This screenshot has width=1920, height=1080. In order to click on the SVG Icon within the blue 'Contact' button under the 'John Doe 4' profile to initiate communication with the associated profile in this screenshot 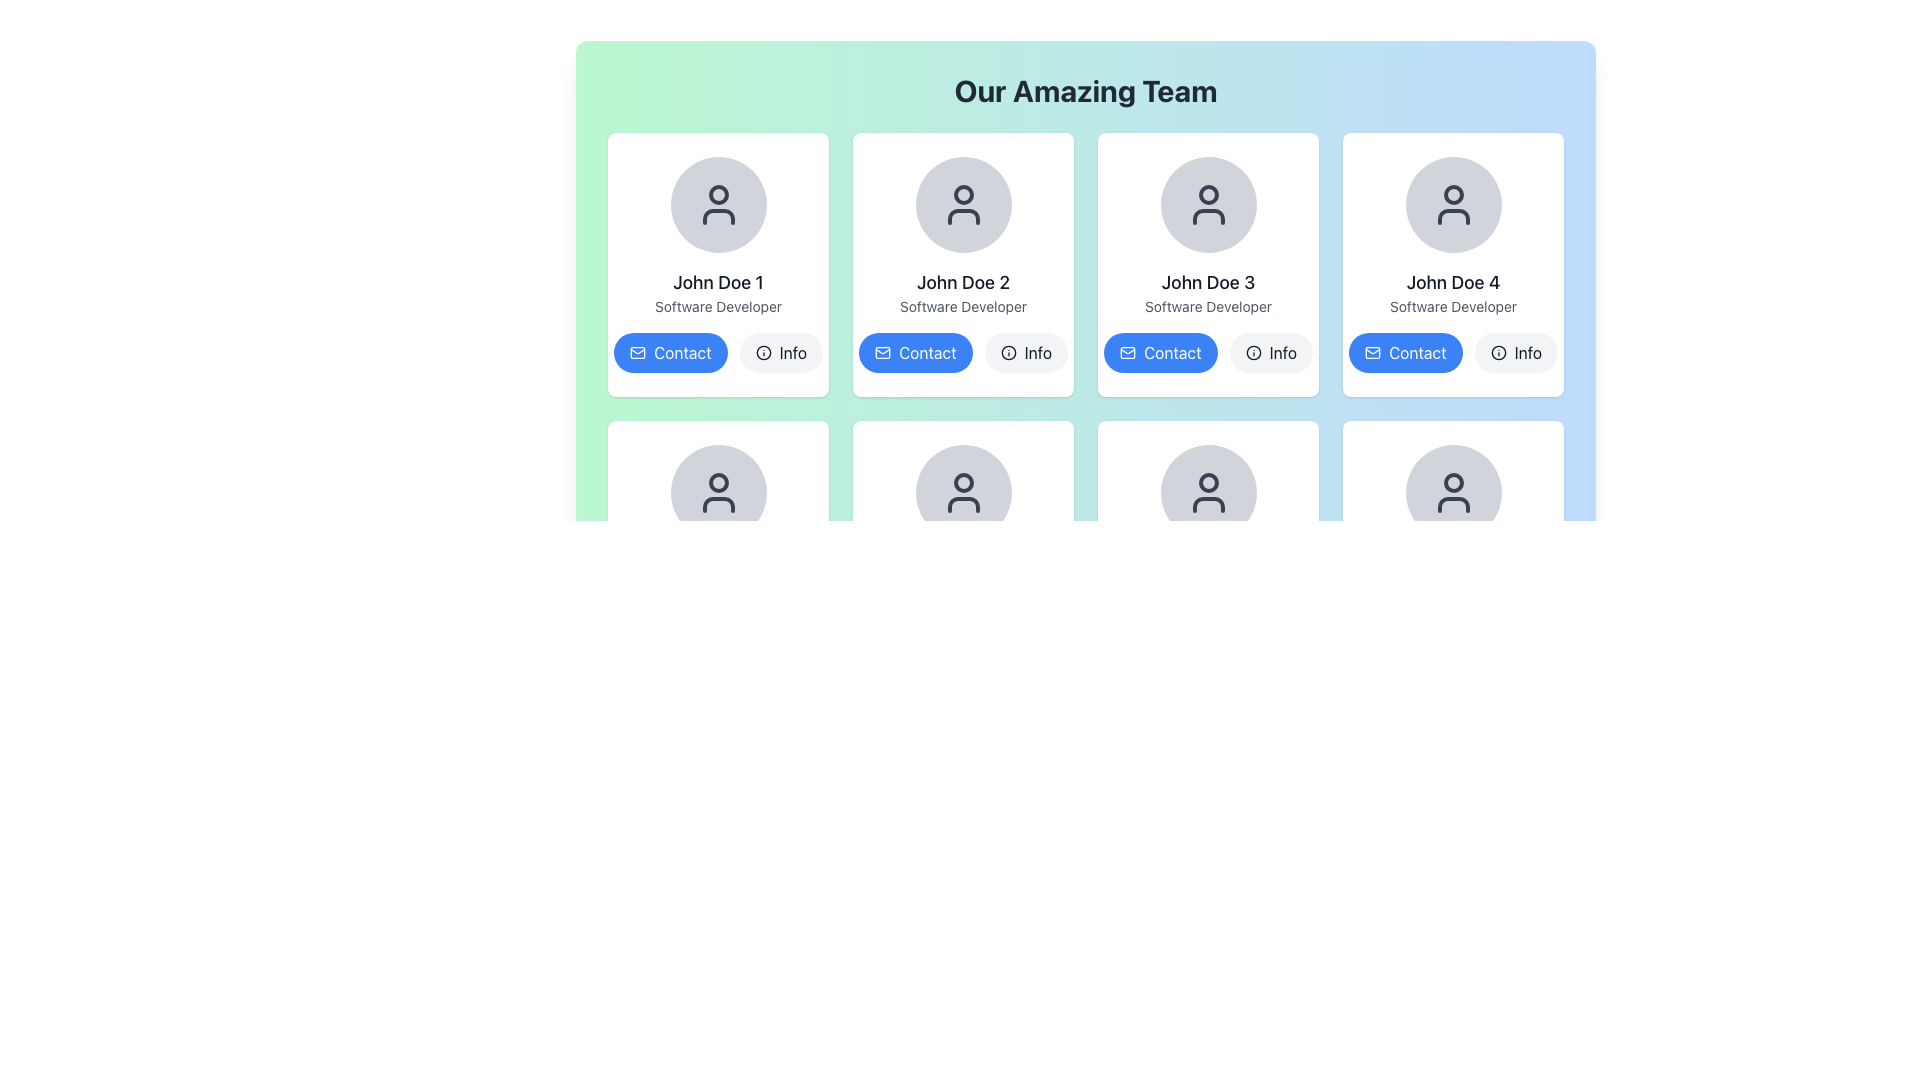, I will do `click(1371, 352)`.